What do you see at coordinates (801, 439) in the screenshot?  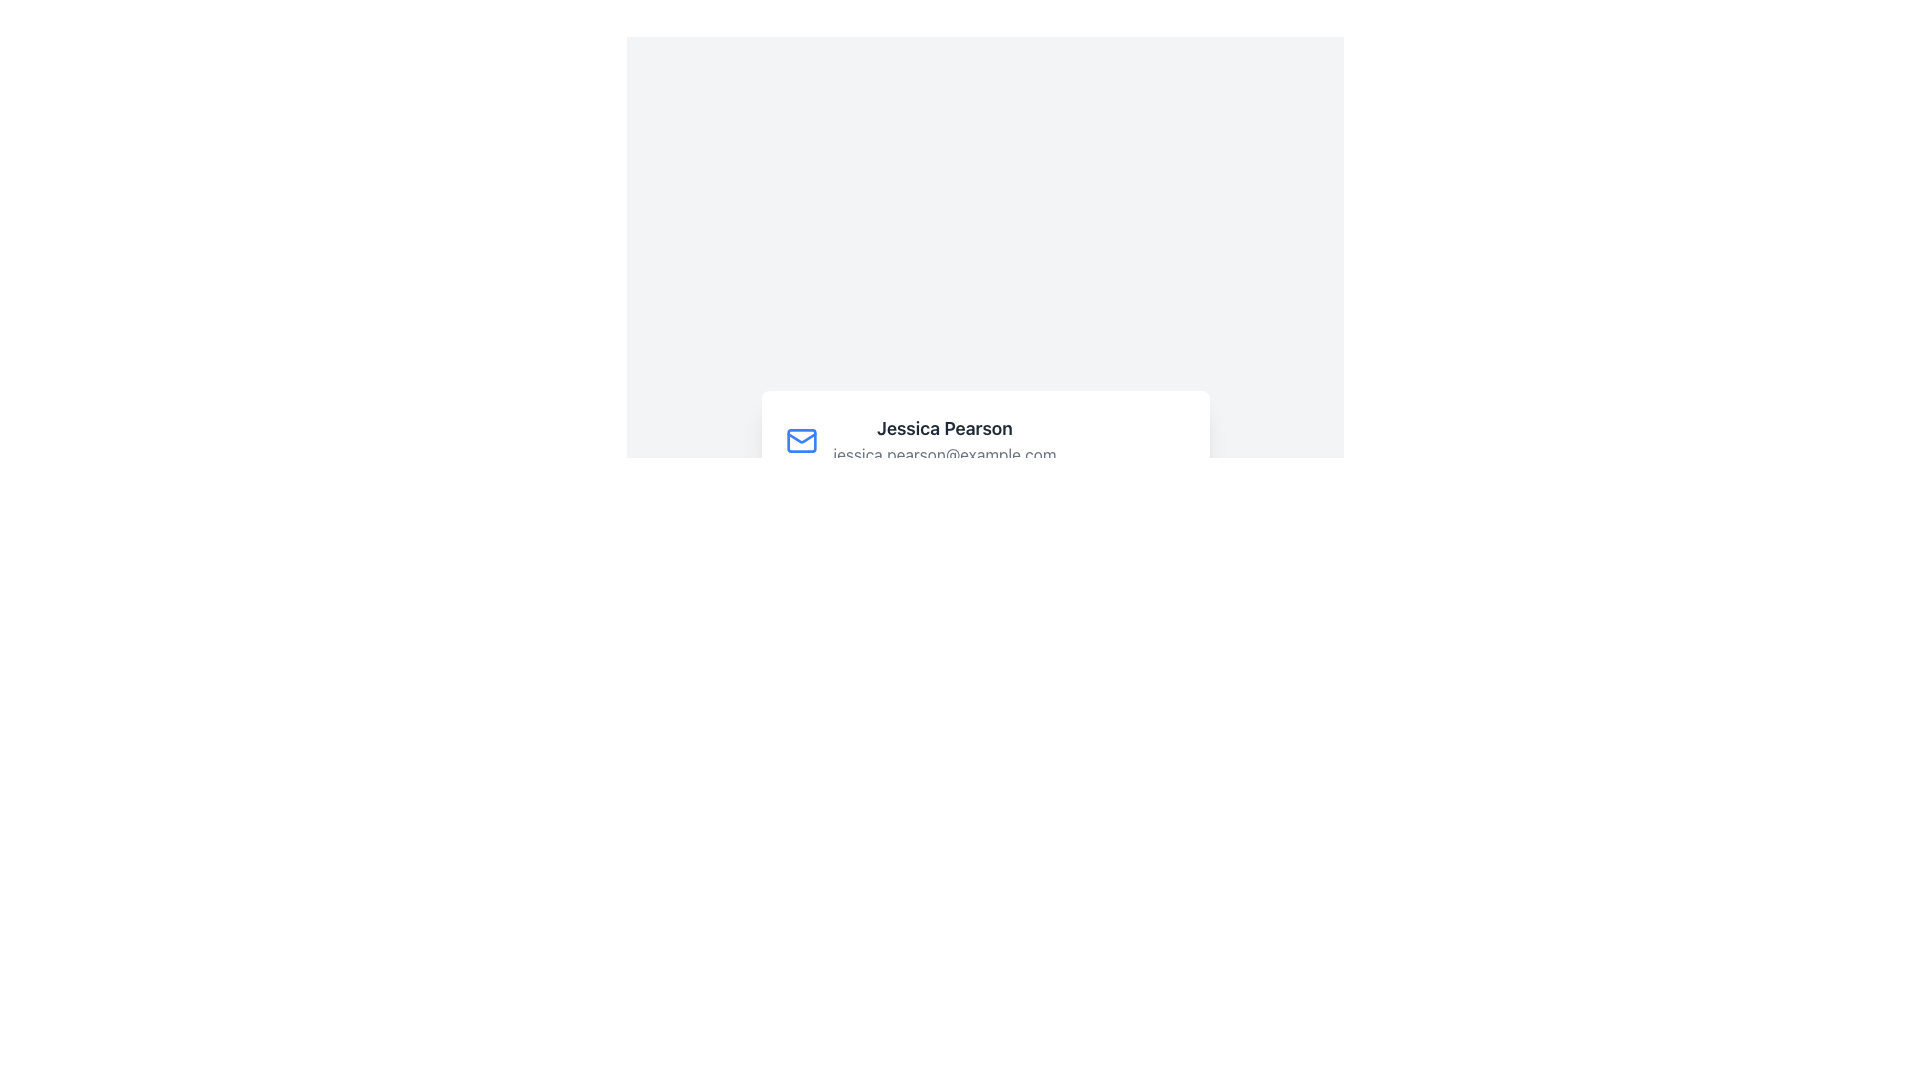 I see `the rectangular component representing the back of an envelope in the mail icon, which is horizontally centered above the user details text block labeled 'Jessica Pearson'` at bounding box center [801, 439].